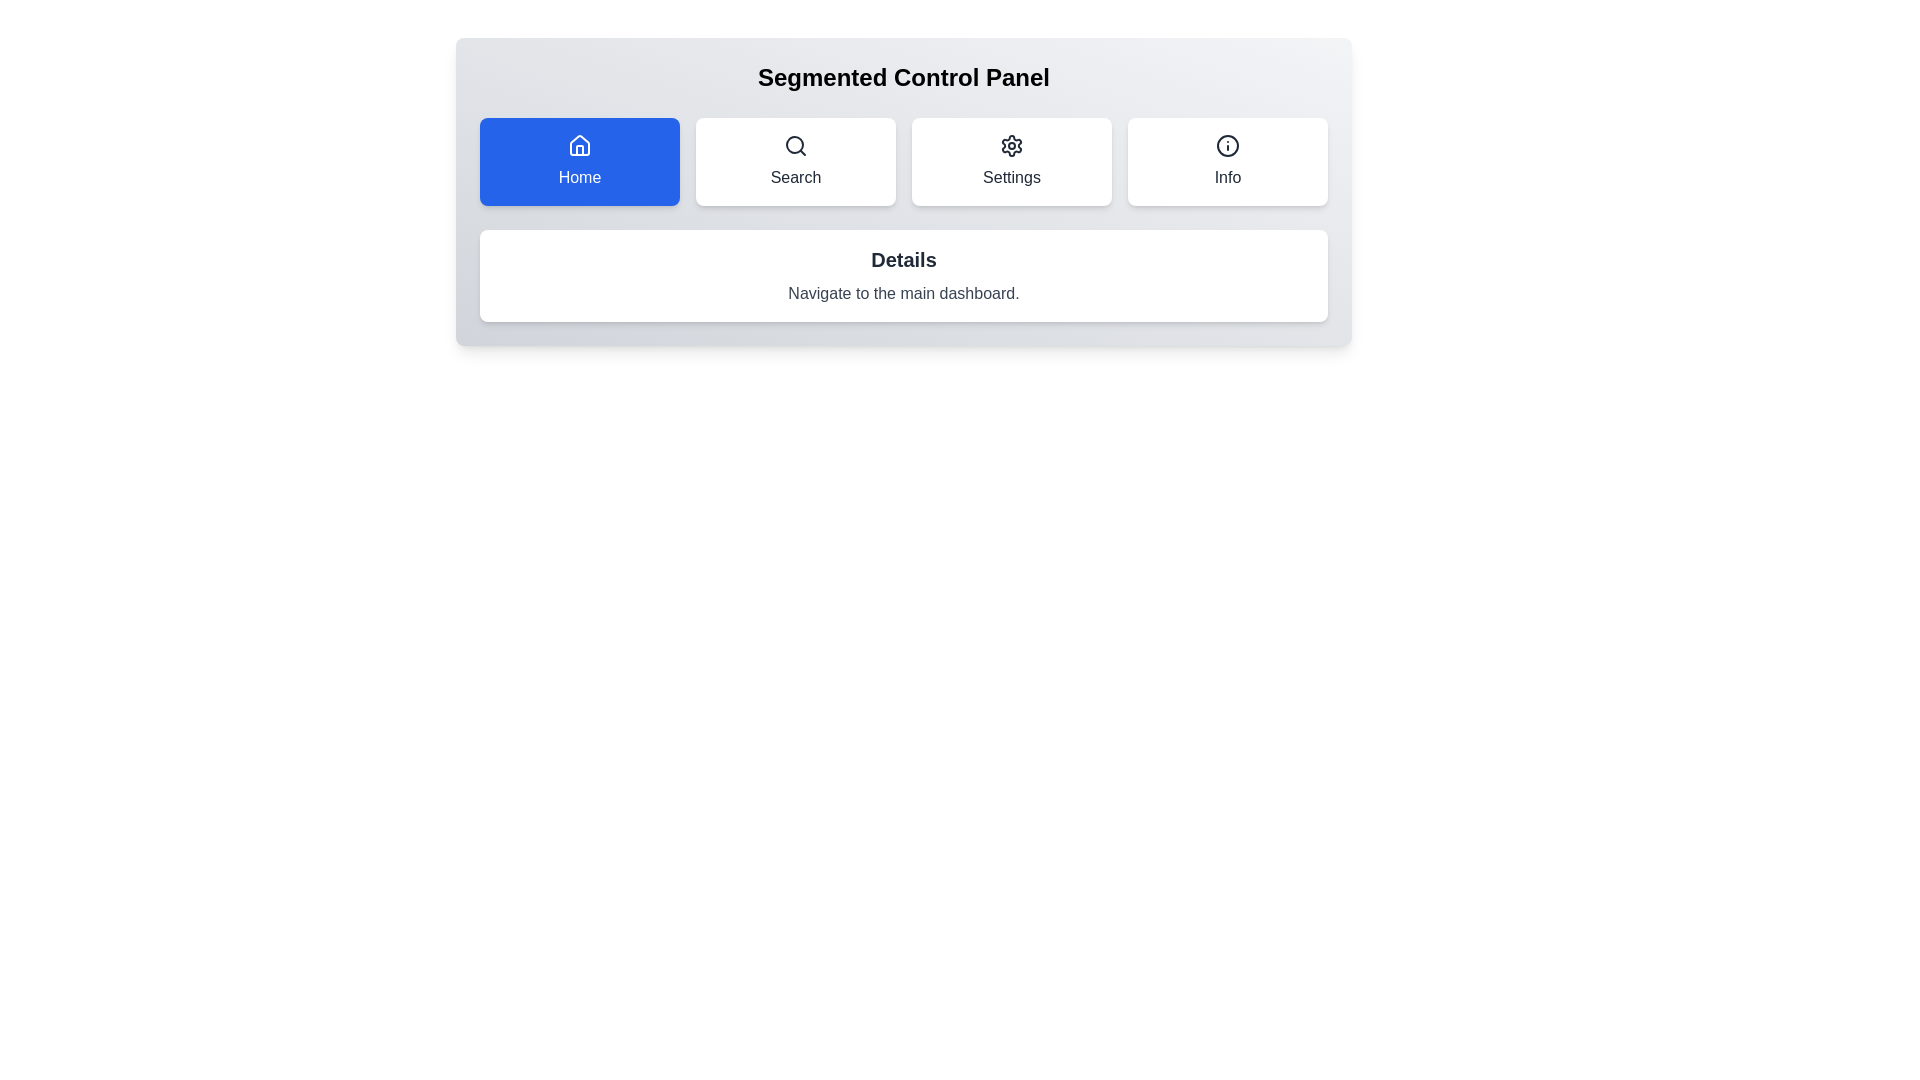  I want to click on the magnifying glass icon located at the center top of the 'Search' button, which is the second from the left among the four buttons in the main control panel, so click(795, 145).